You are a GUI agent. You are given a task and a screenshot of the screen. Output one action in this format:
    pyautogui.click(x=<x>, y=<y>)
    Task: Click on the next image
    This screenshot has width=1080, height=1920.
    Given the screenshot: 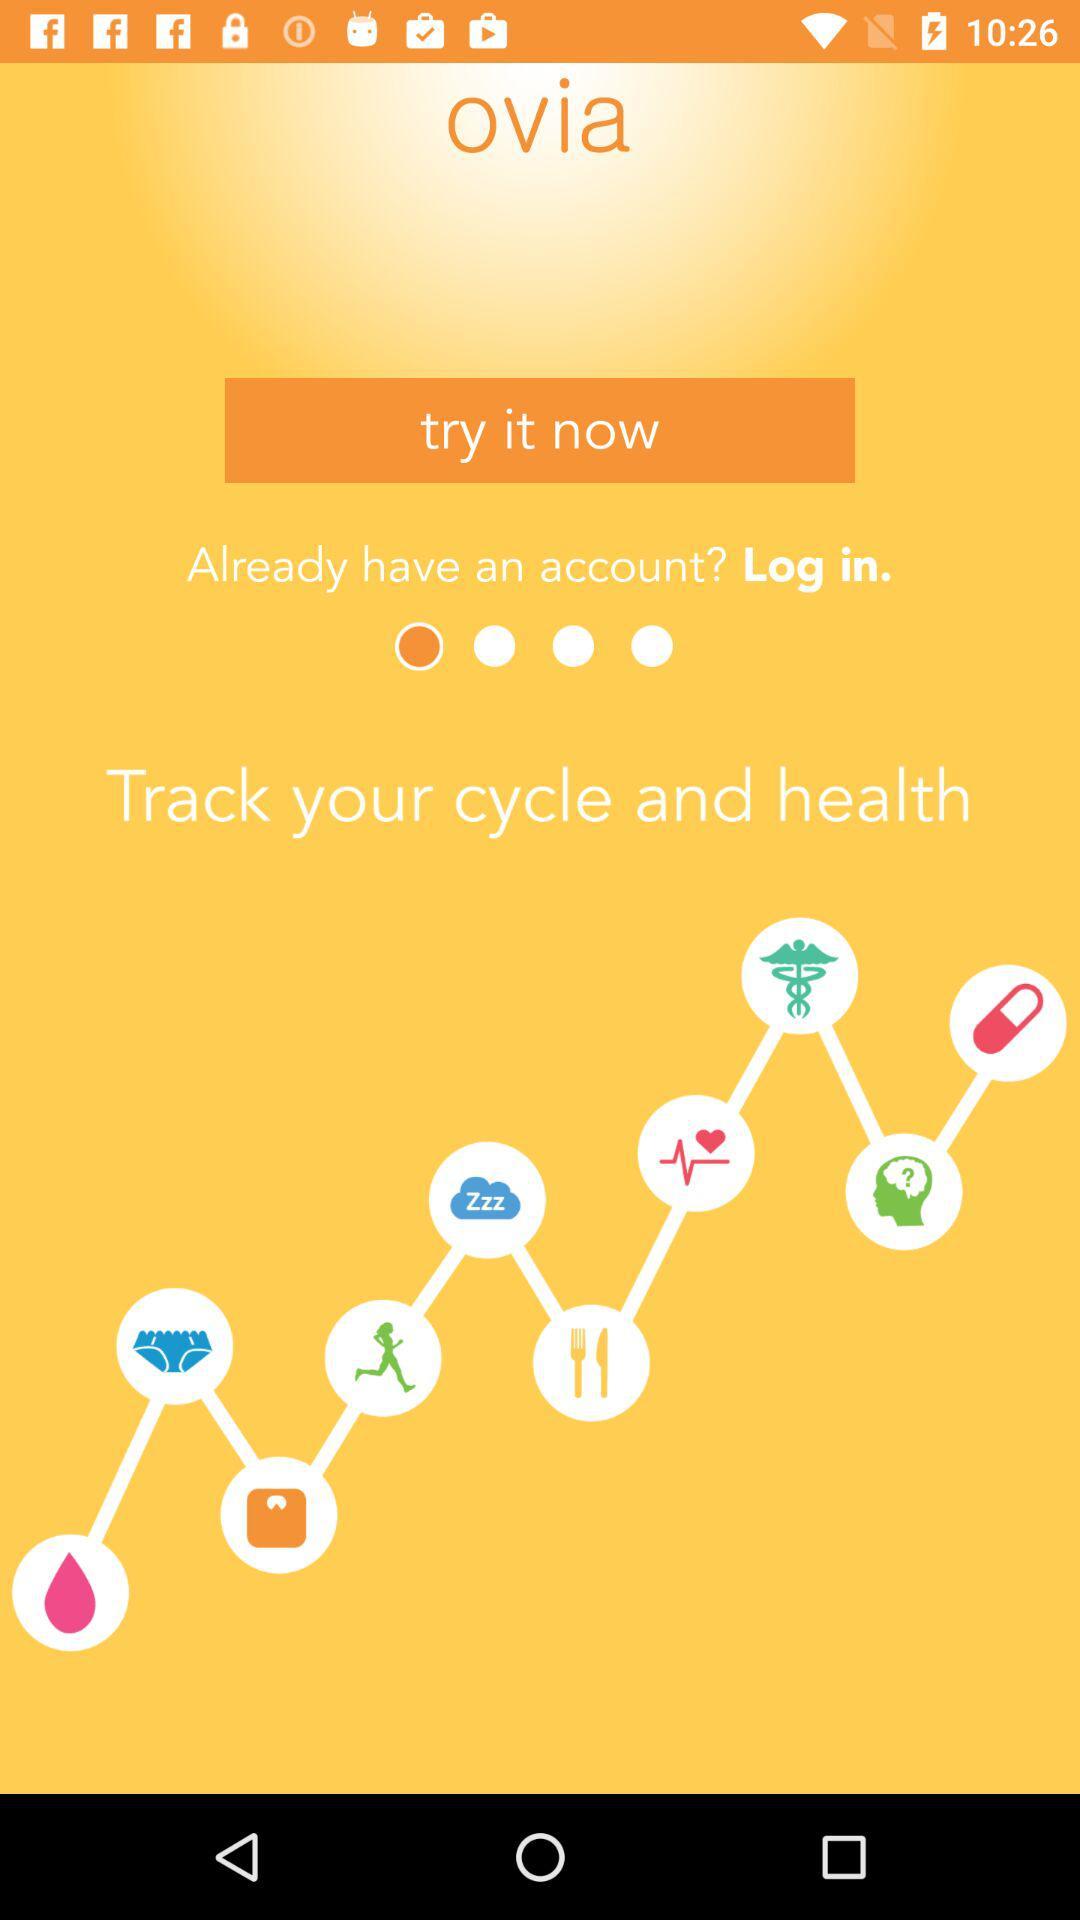 What is the action you would take?
    pyautogui.click(x=420, y=646)
    